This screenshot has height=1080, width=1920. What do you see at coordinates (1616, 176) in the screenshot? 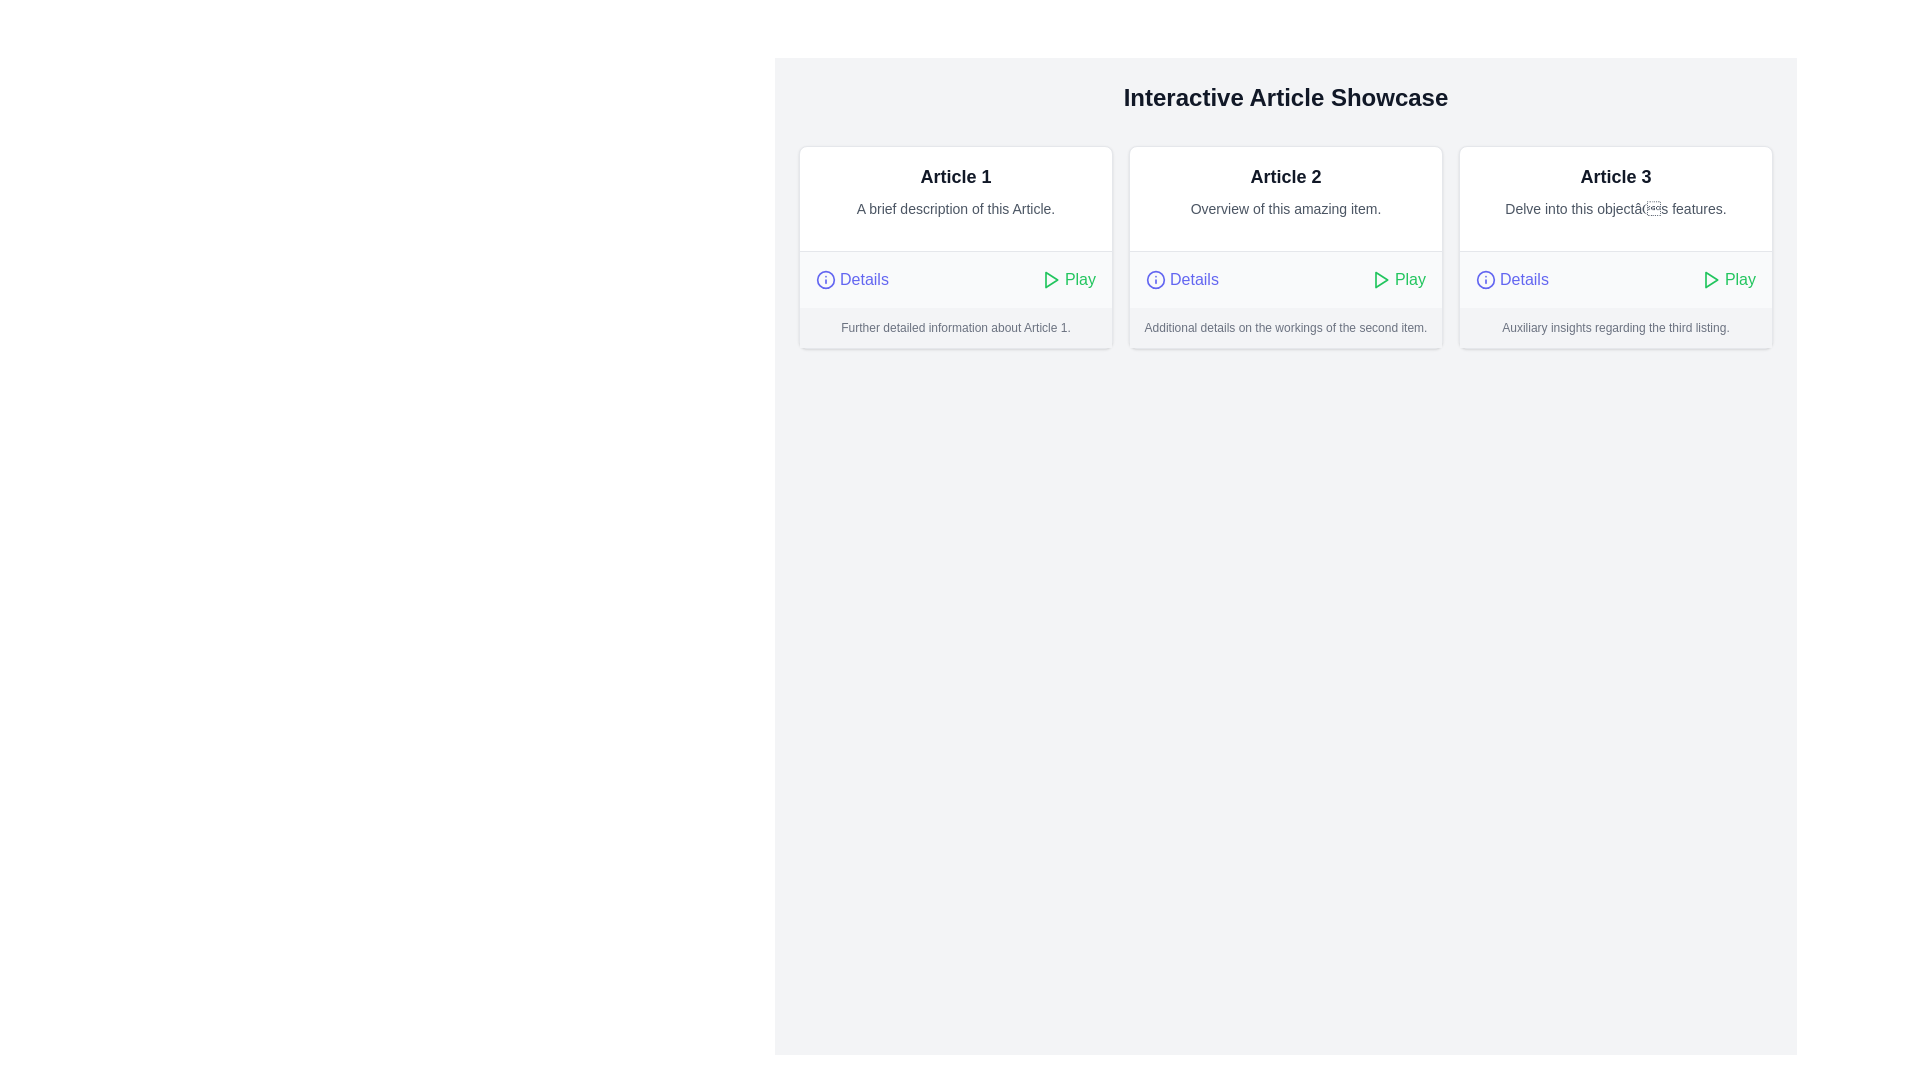
I see `on the text label 'Article 3', which is a bold heading located at the top of a white card in the third column of a grid layout` at bounding box center [1616, 176].